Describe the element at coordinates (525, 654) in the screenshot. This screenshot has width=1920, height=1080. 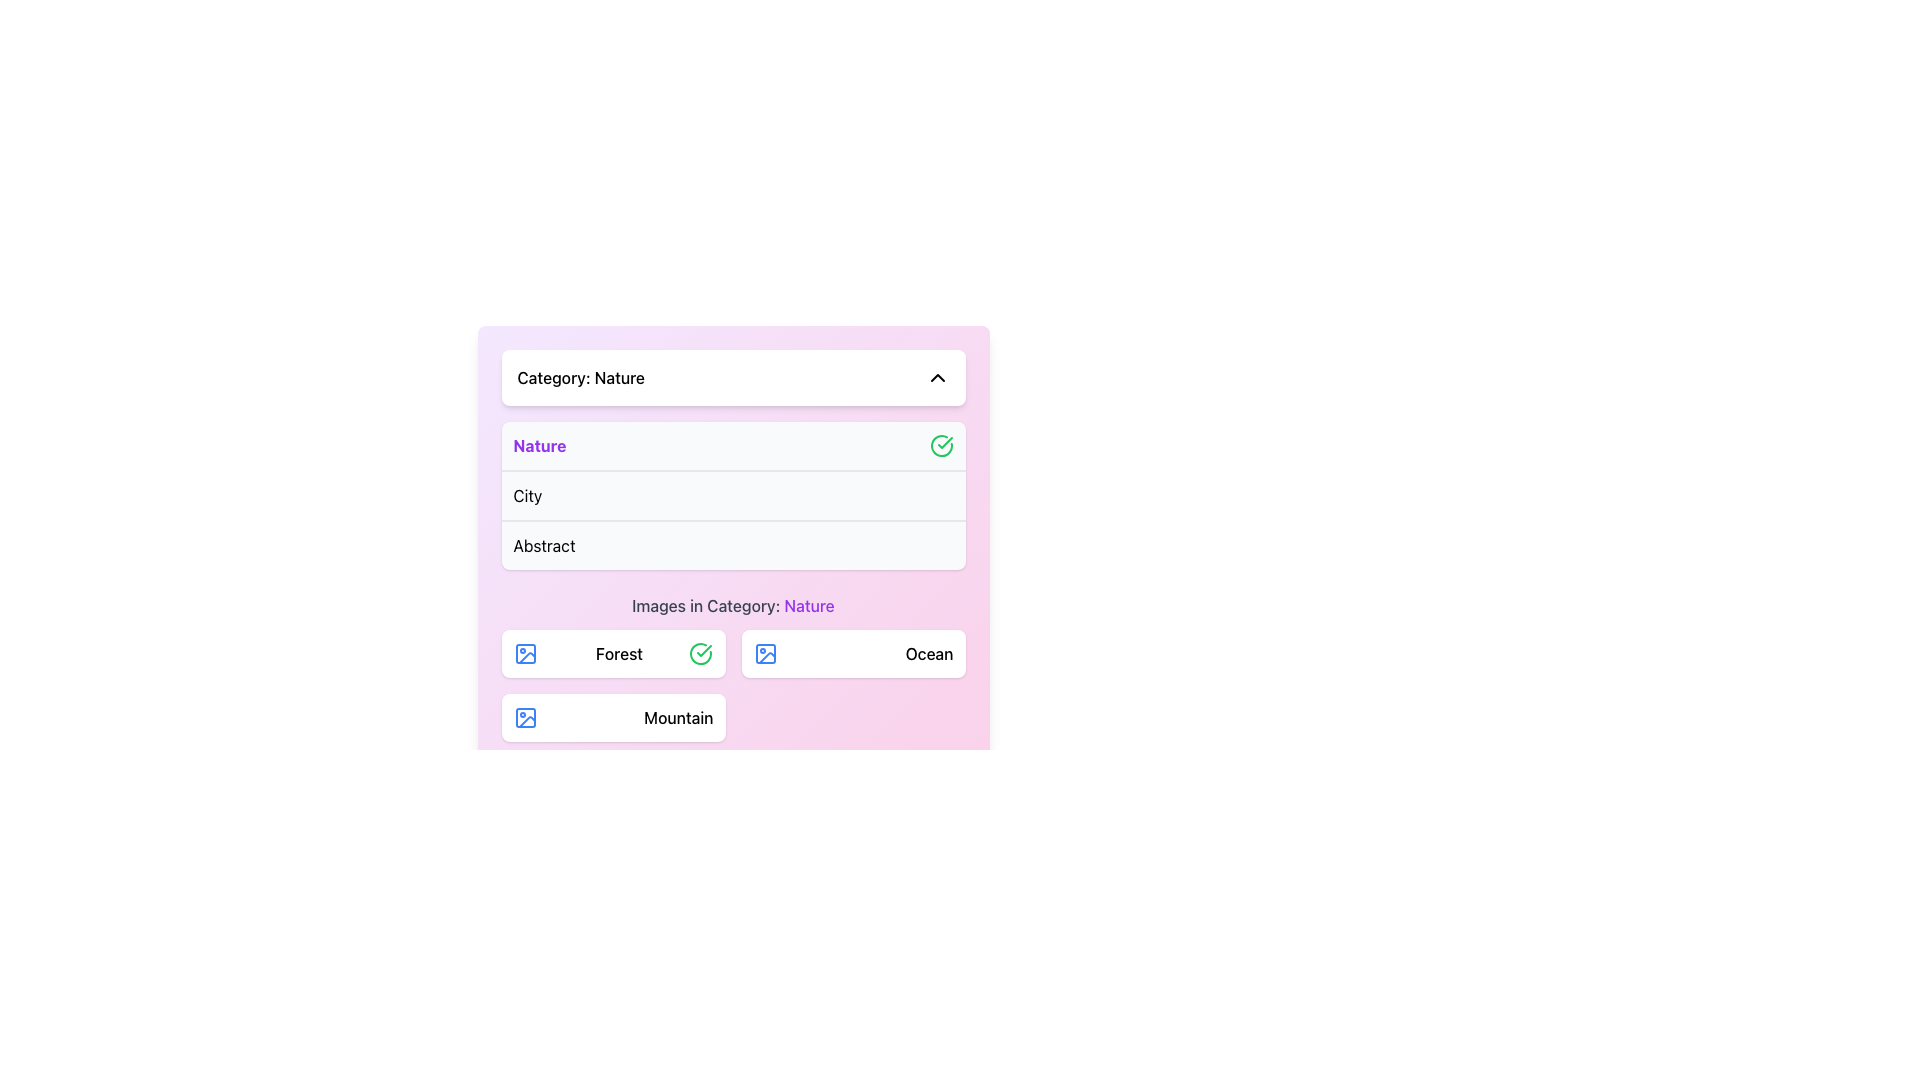
I see `the blue outlined icon representing an image located to the left of the 'Forest' label in the 'Images in Category: Nature' section` at that location.